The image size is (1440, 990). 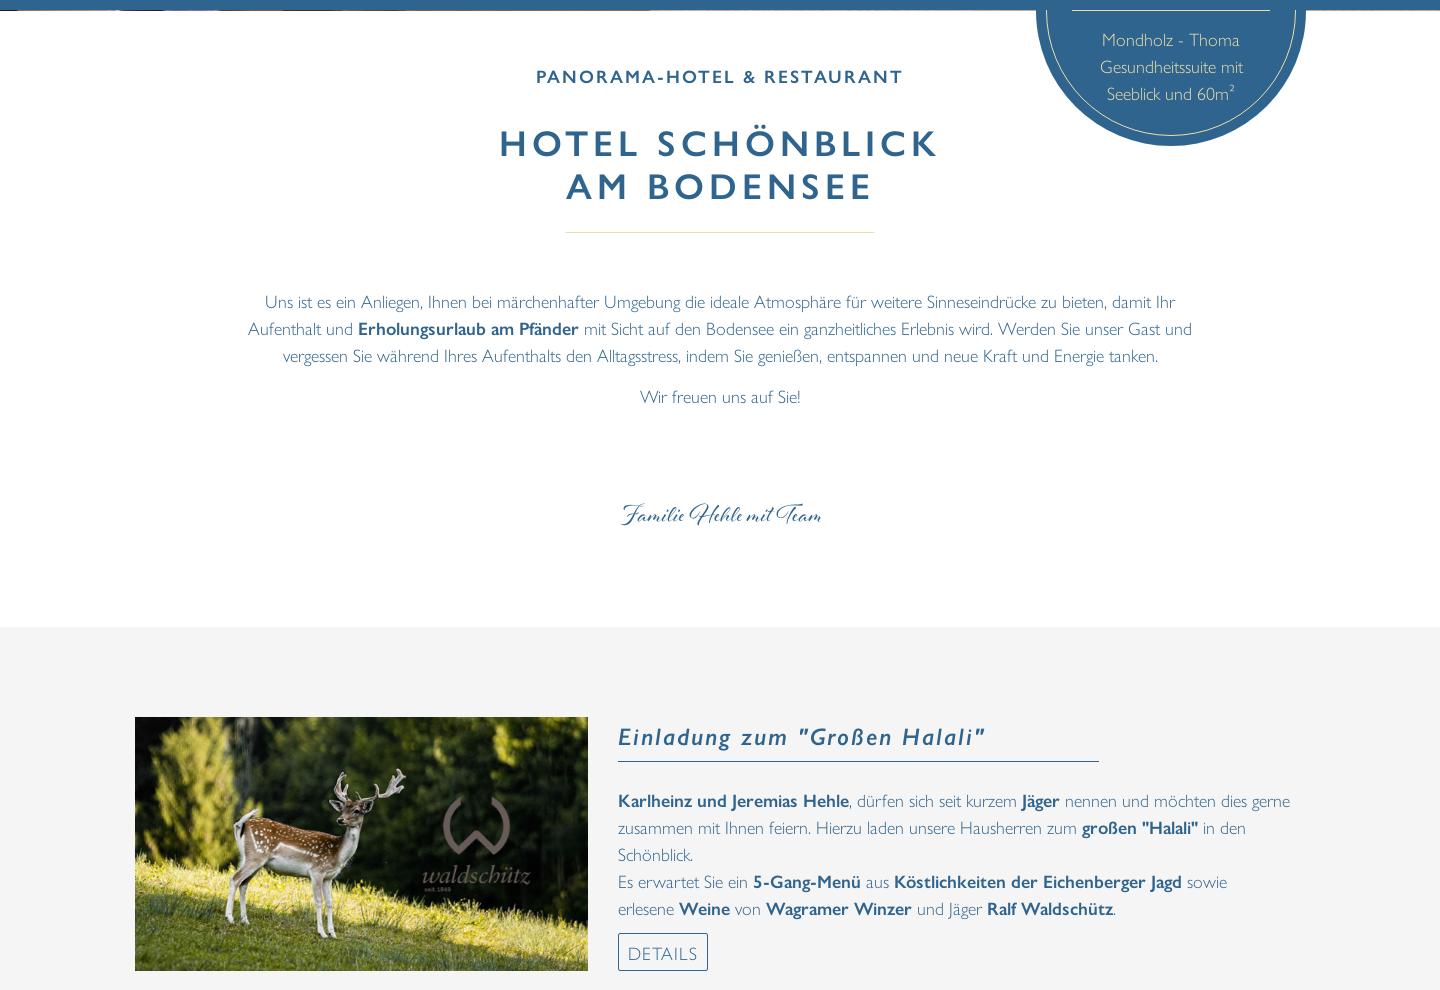 I want to click on 'Köstlichkeiten der Eichenberger Jagd', so click(x=1037, y=879).